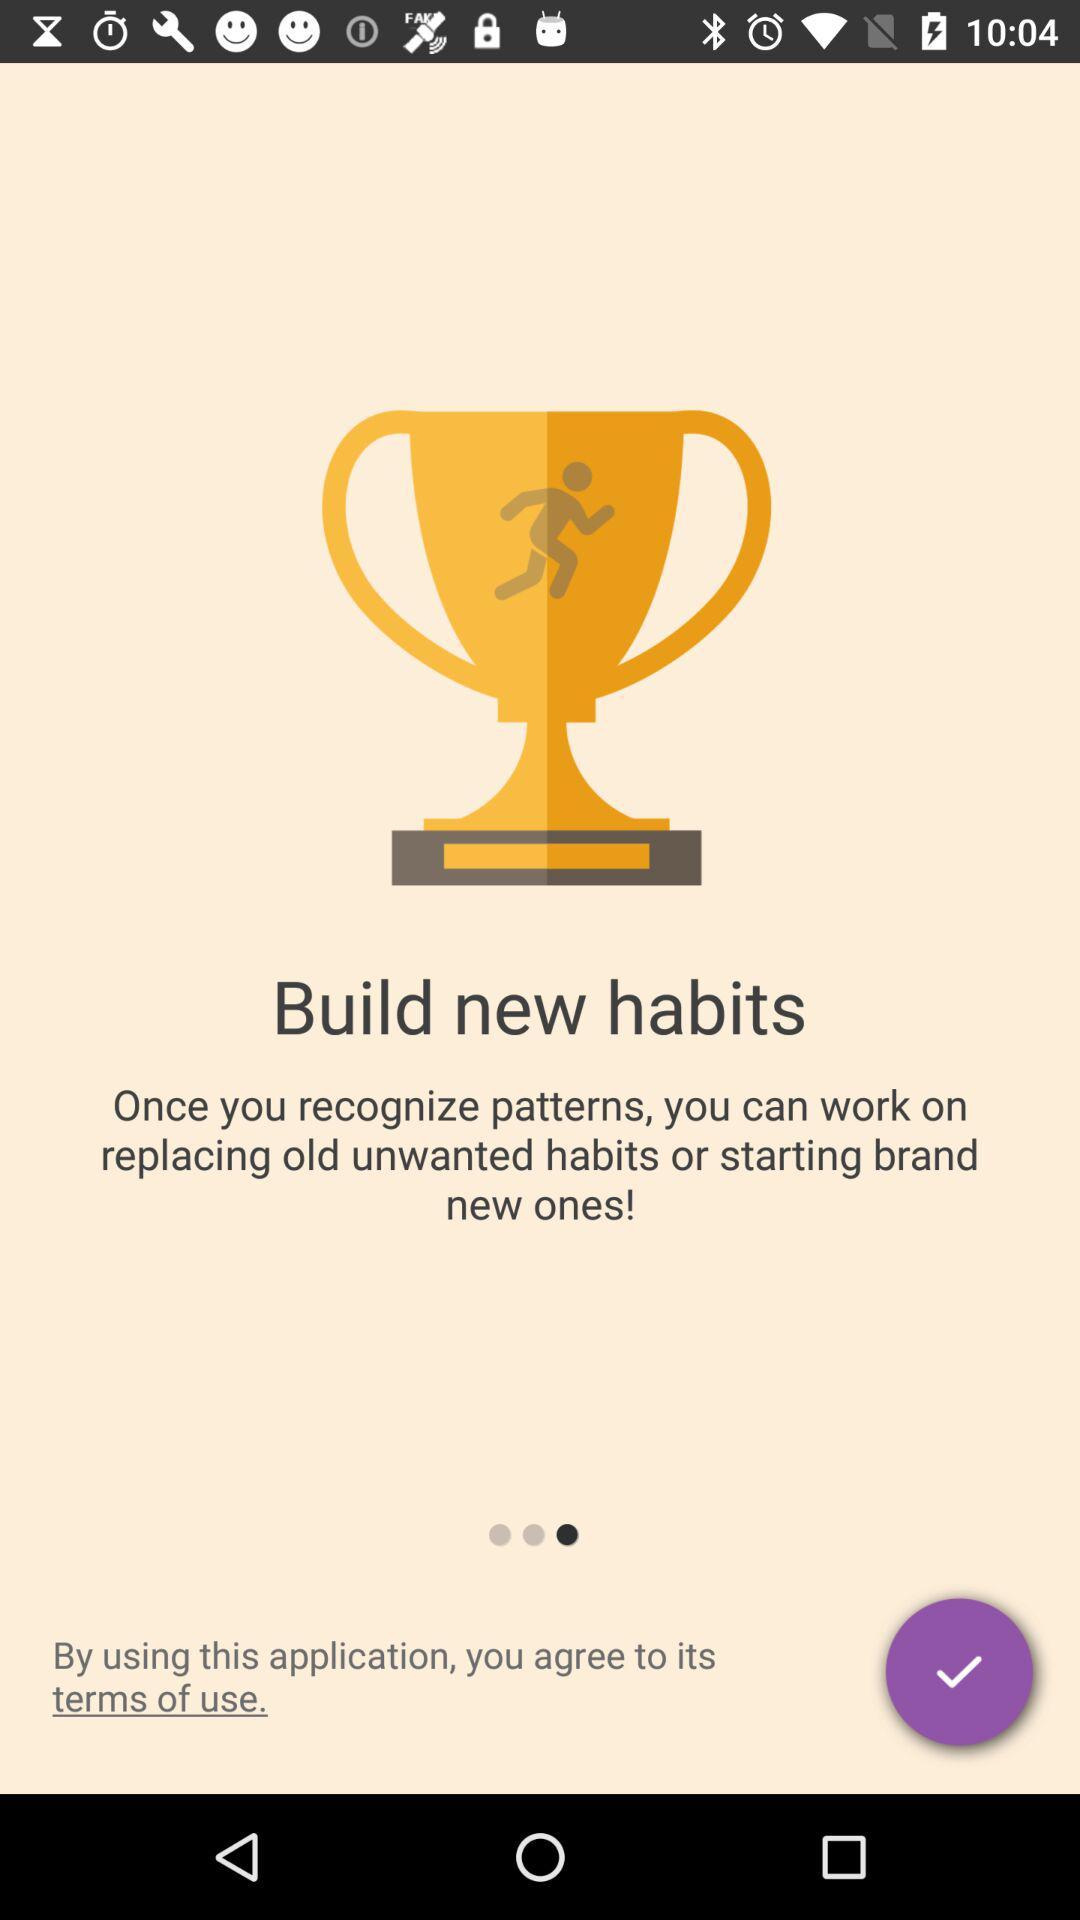 This screenshot has width=1080, height=1920. Describe the element at coordinates (960, 1675) in the screenshot. I see `ok` at that location.